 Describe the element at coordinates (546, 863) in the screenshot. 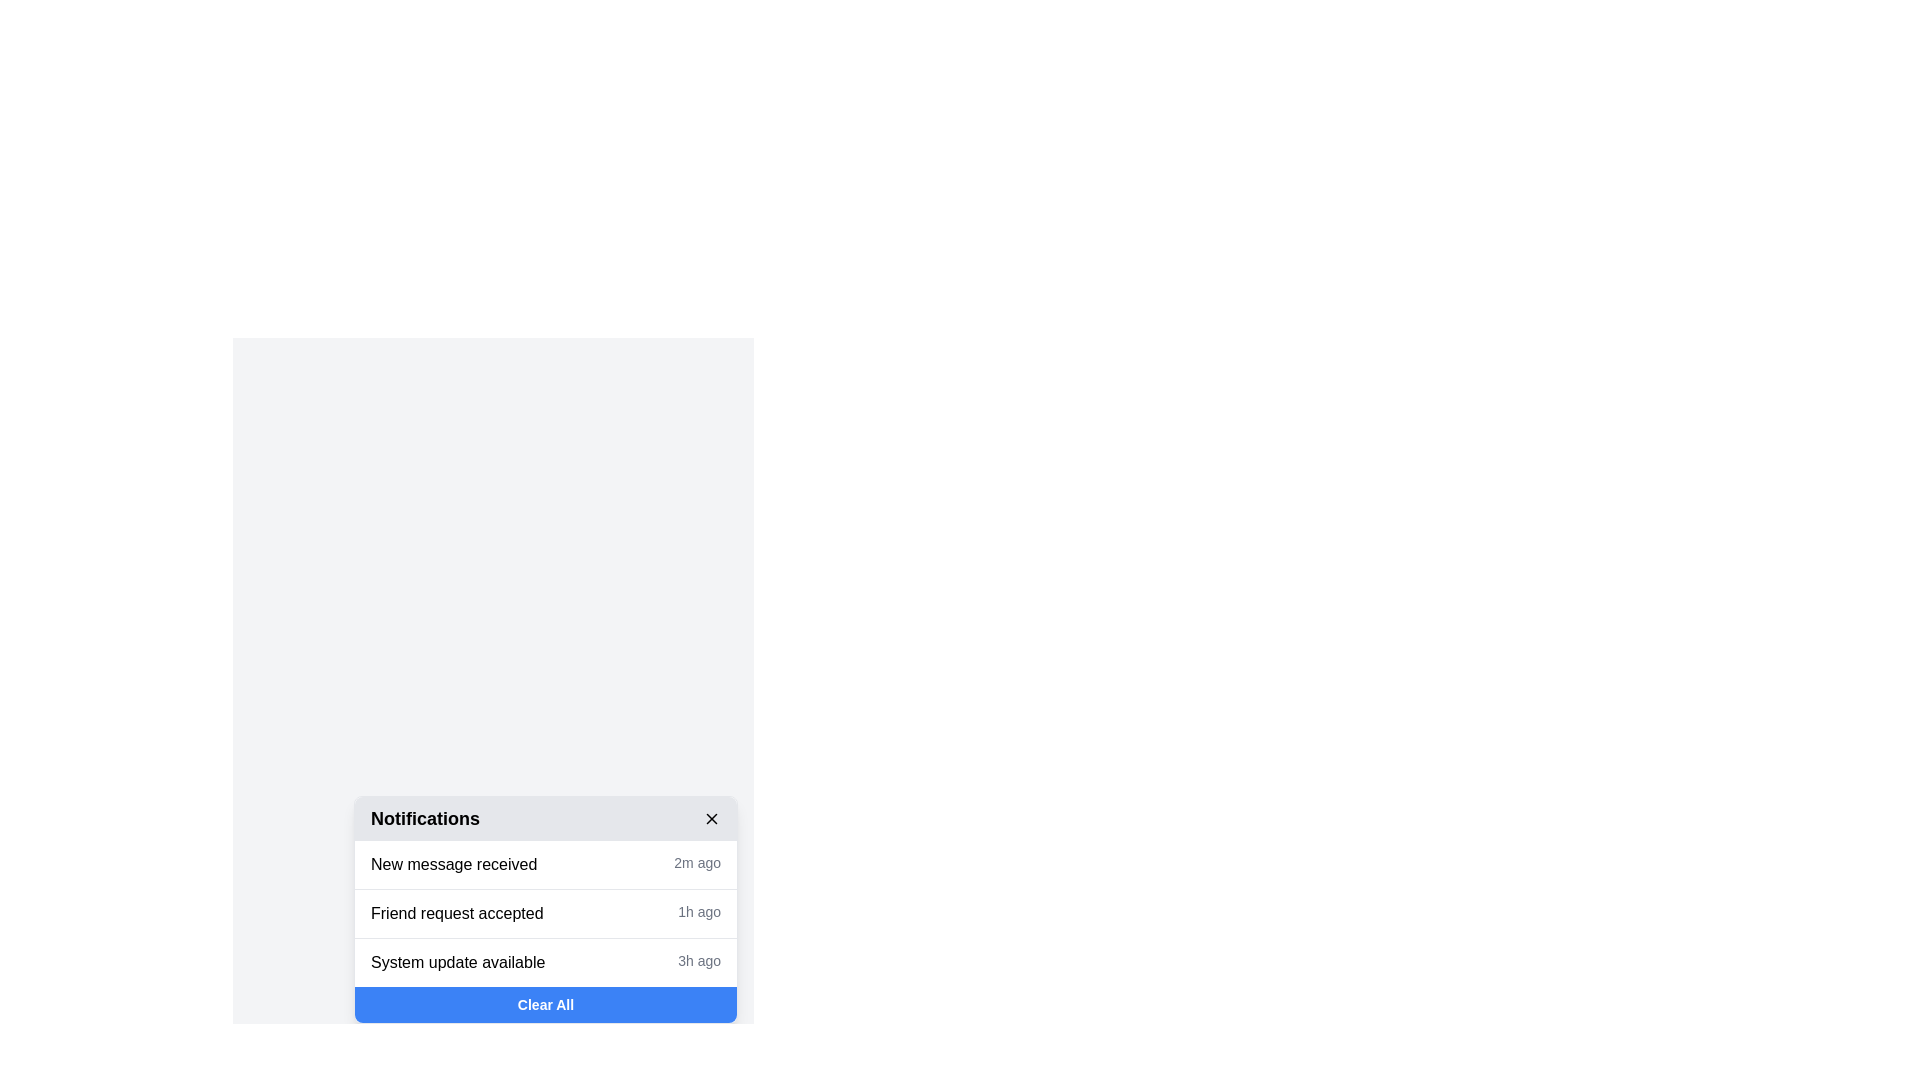

I see `the topmost notification item in the notification list indicating a new message` at that location.